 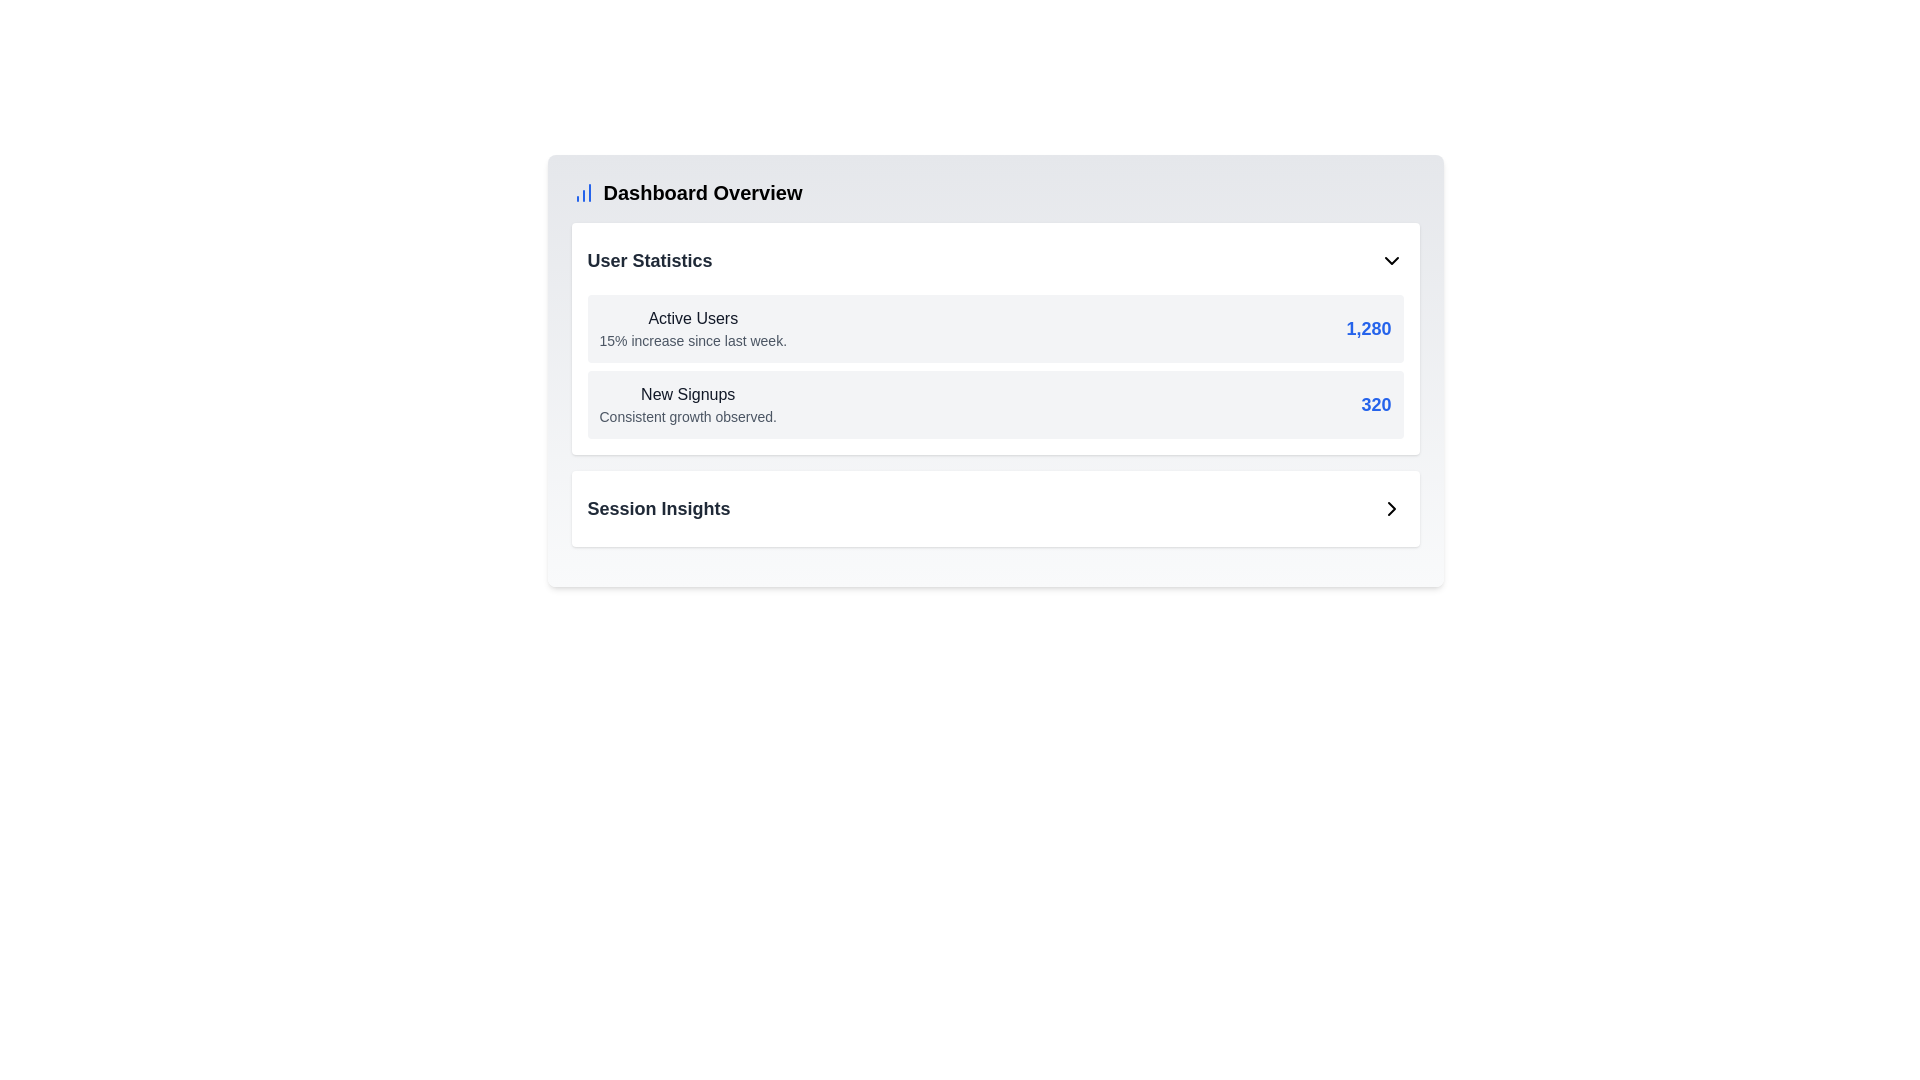 What do you see at coordinates (1390, 508) in the screenshot?
I see `the right-facing chevron icon located at the far right of the 'Session Insights' label` at bounding box center [1390, 508].